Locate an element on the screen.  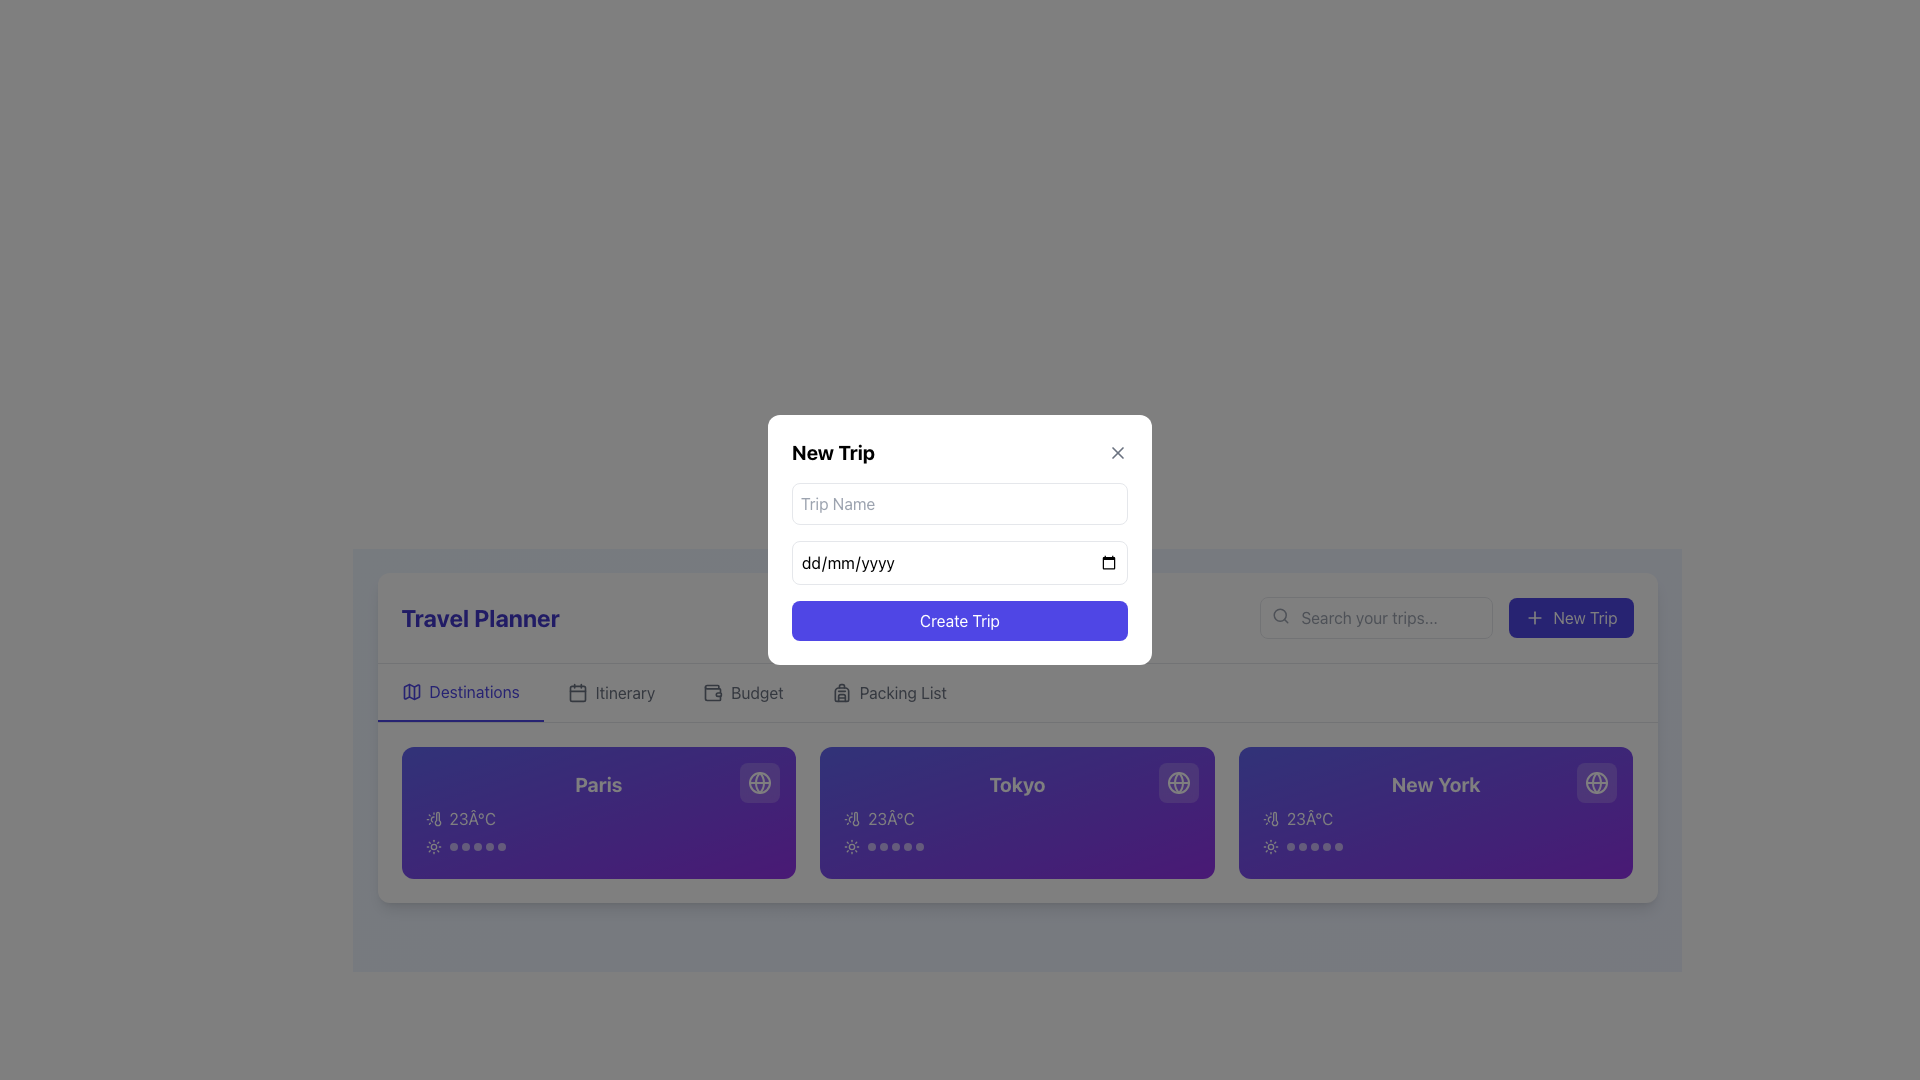
the second button in the horizontal navigation menu is located at coordinates (610, 692).